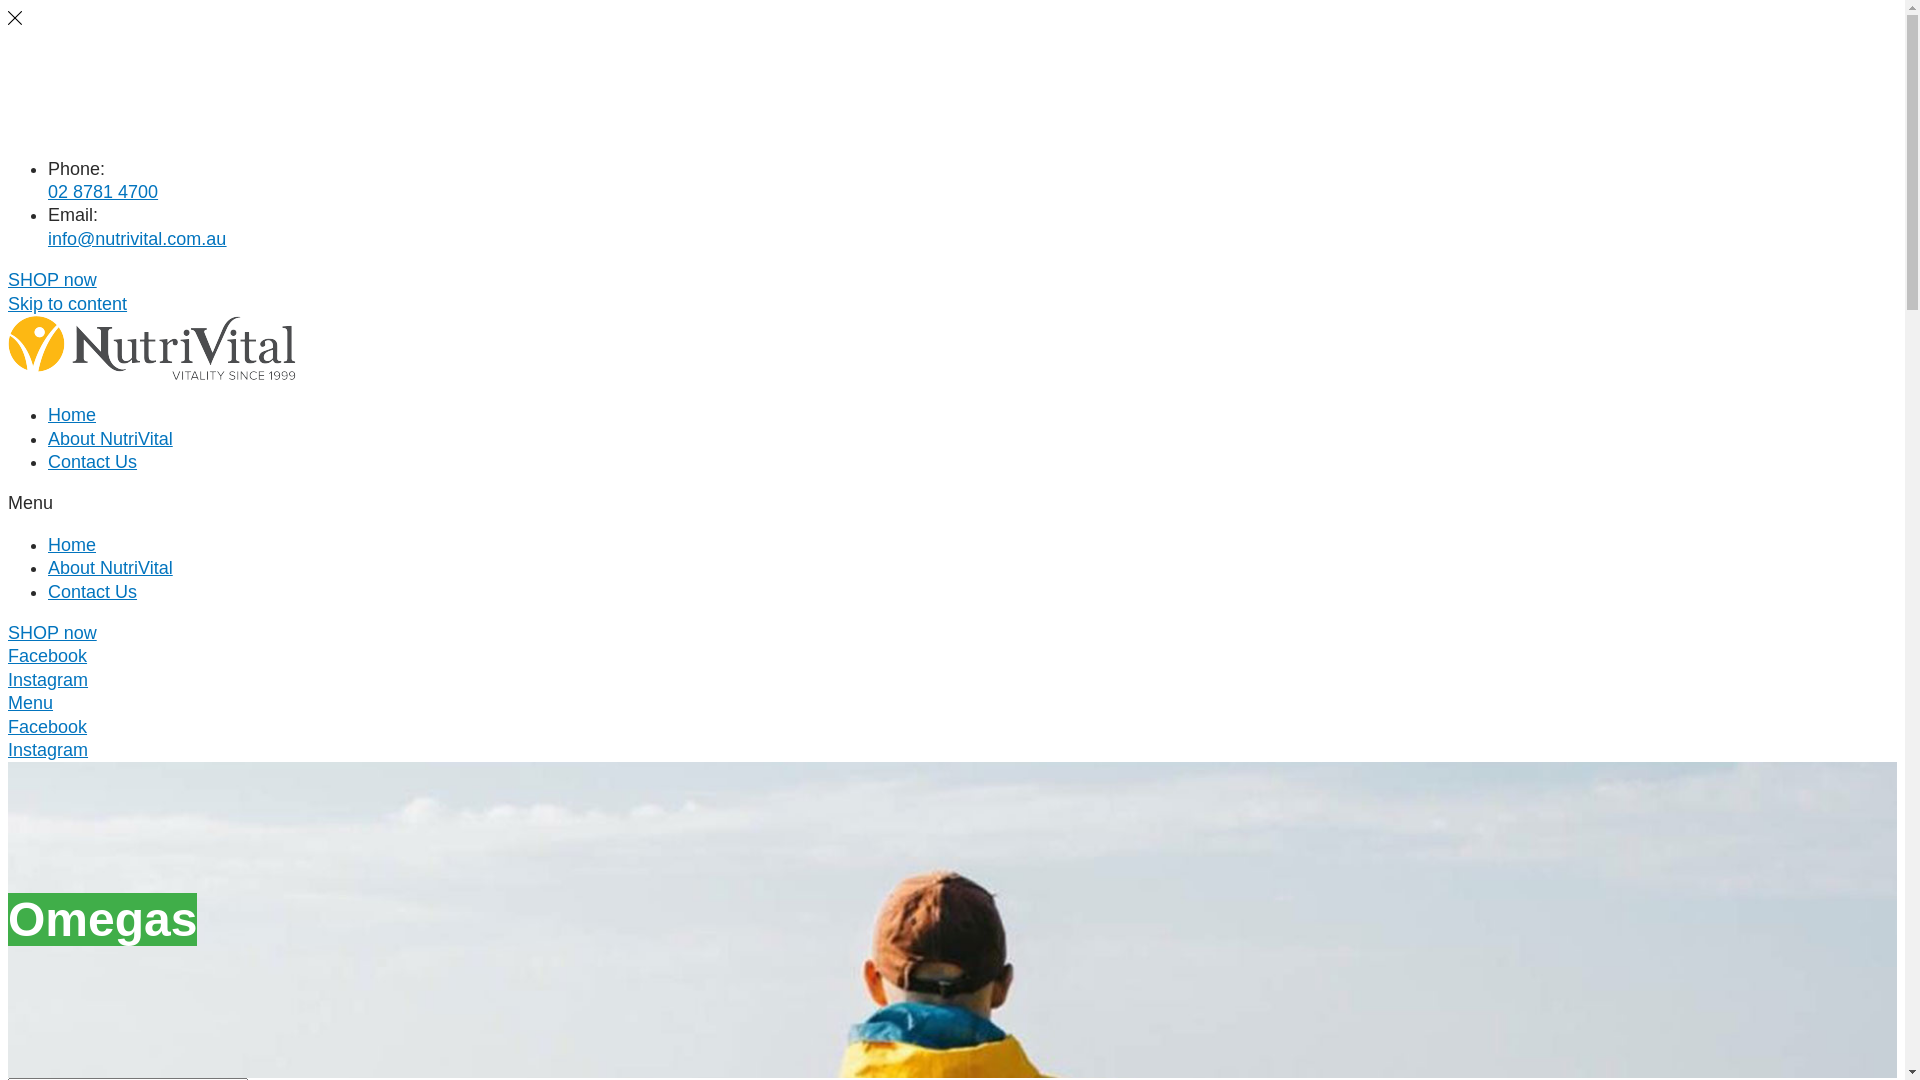 This screenshot has width=1920, height=1080. I want to click on 'Contact Us', so click(91, 590).